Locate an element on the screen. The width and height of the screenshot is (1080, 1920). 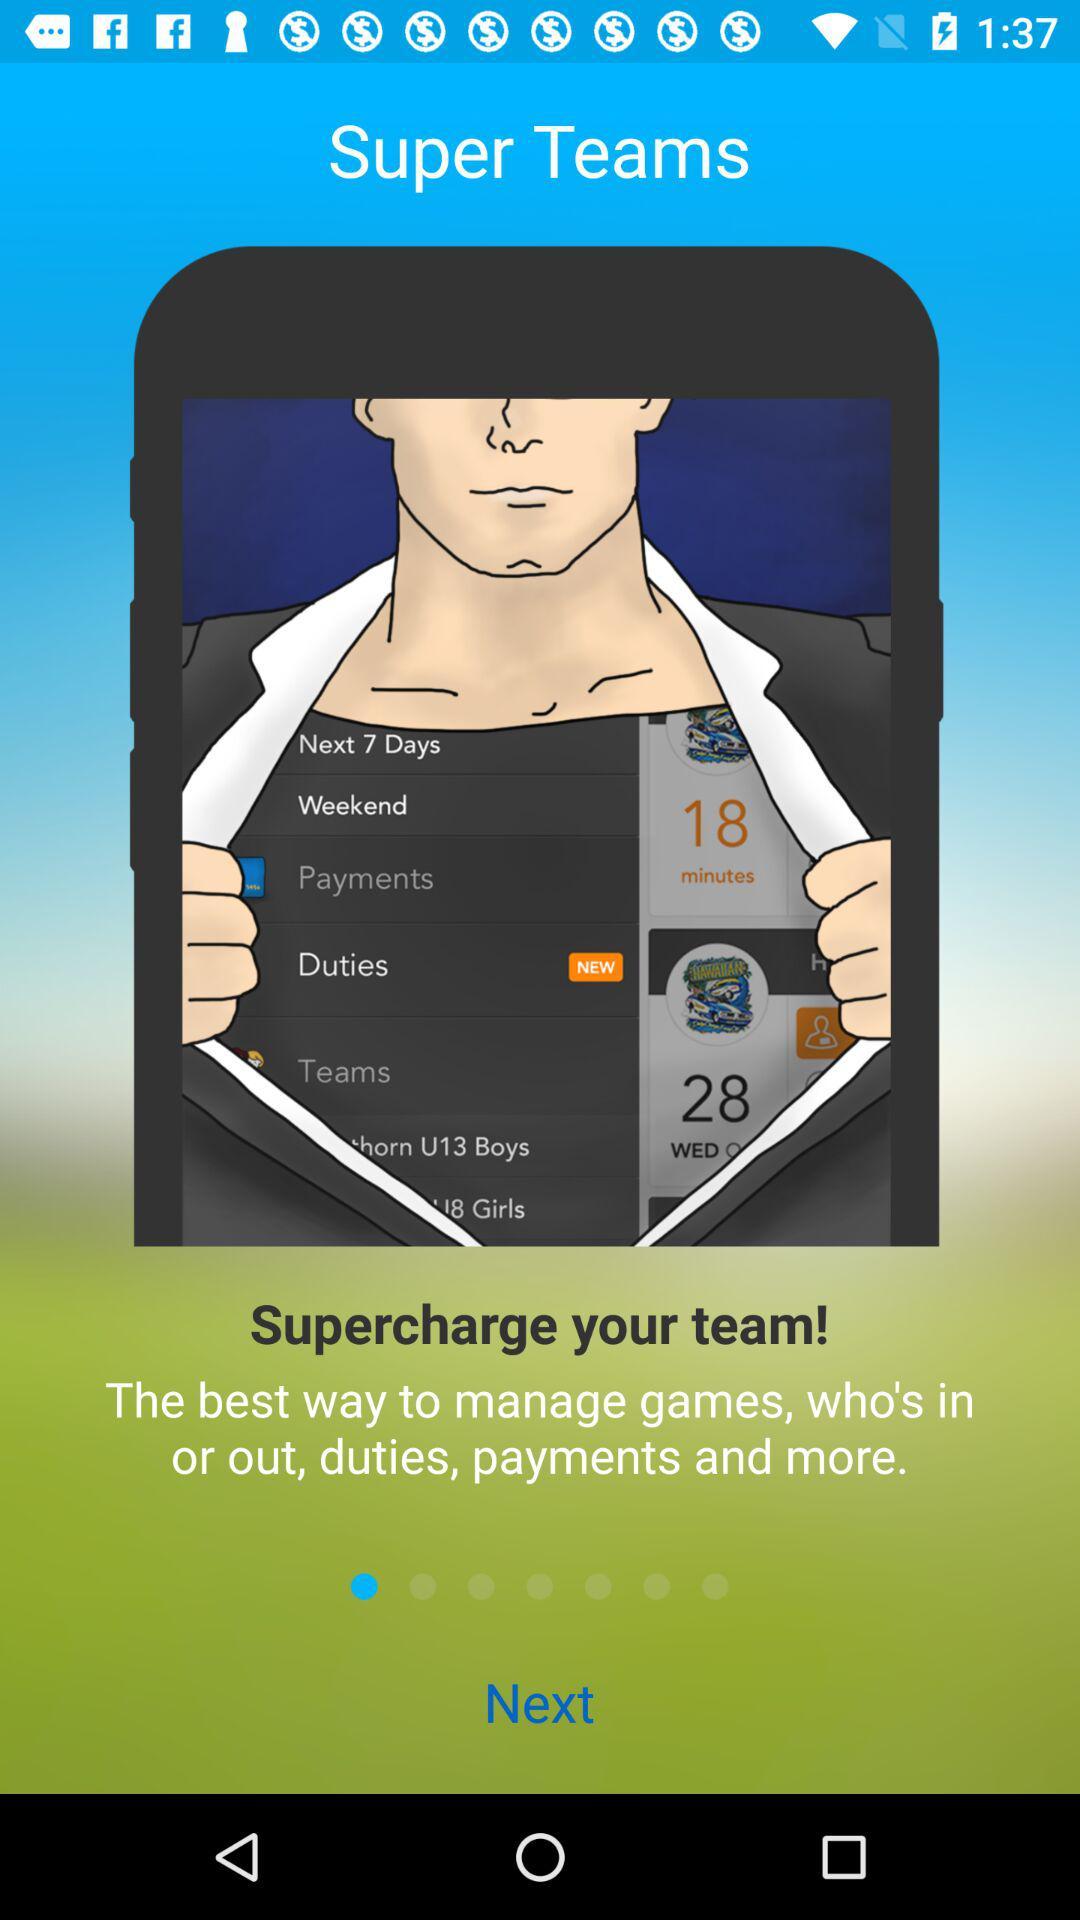
next is located at coordinates (714, 1585).